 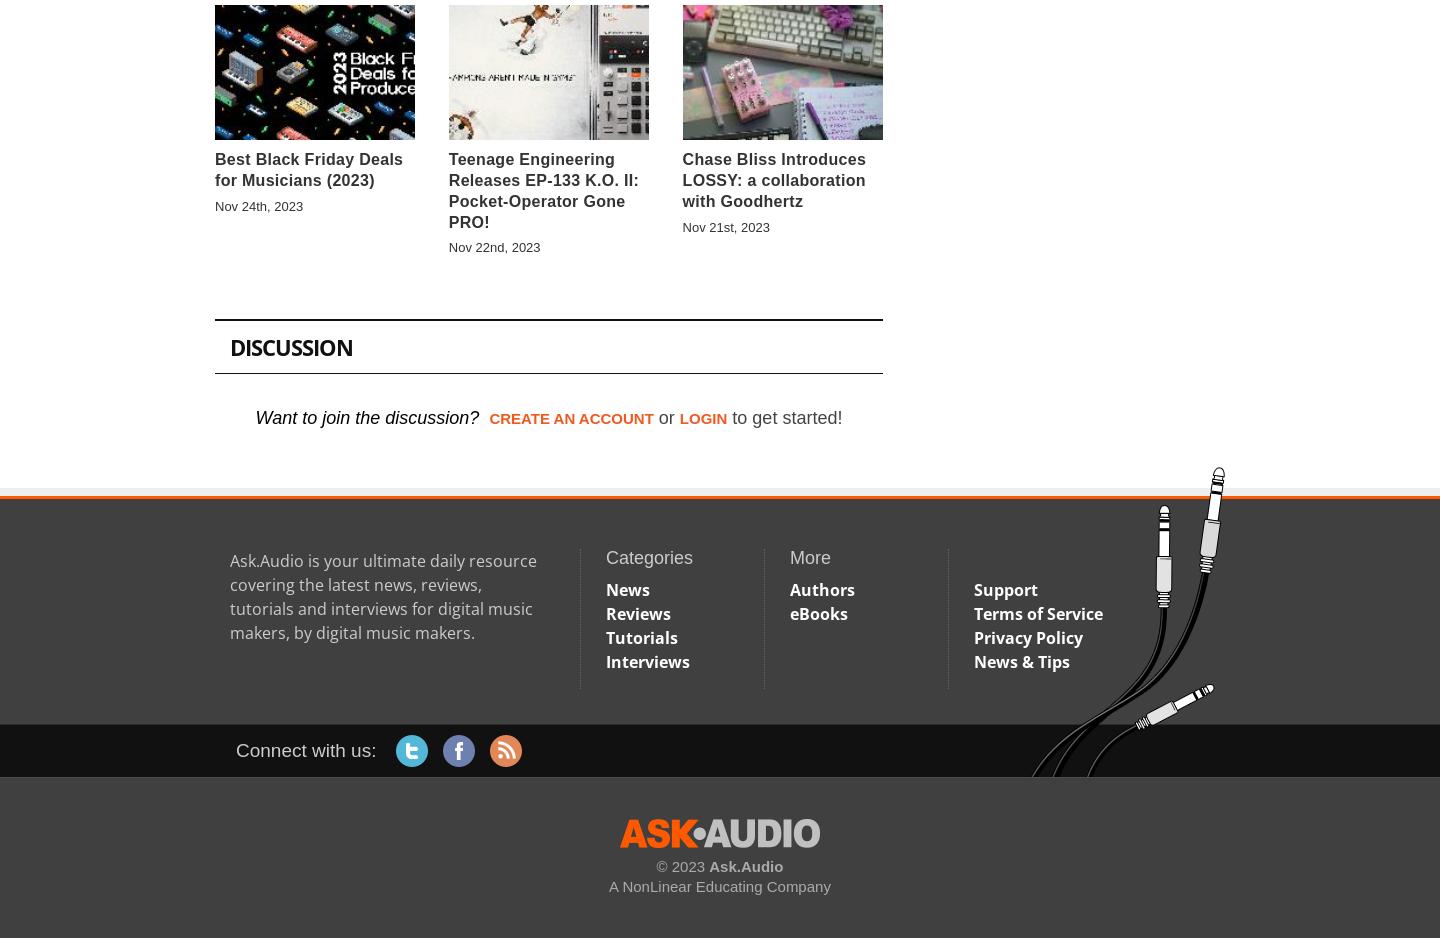 I want to click on 'Nov 22nd, 2023', so click(x=493, y=246).